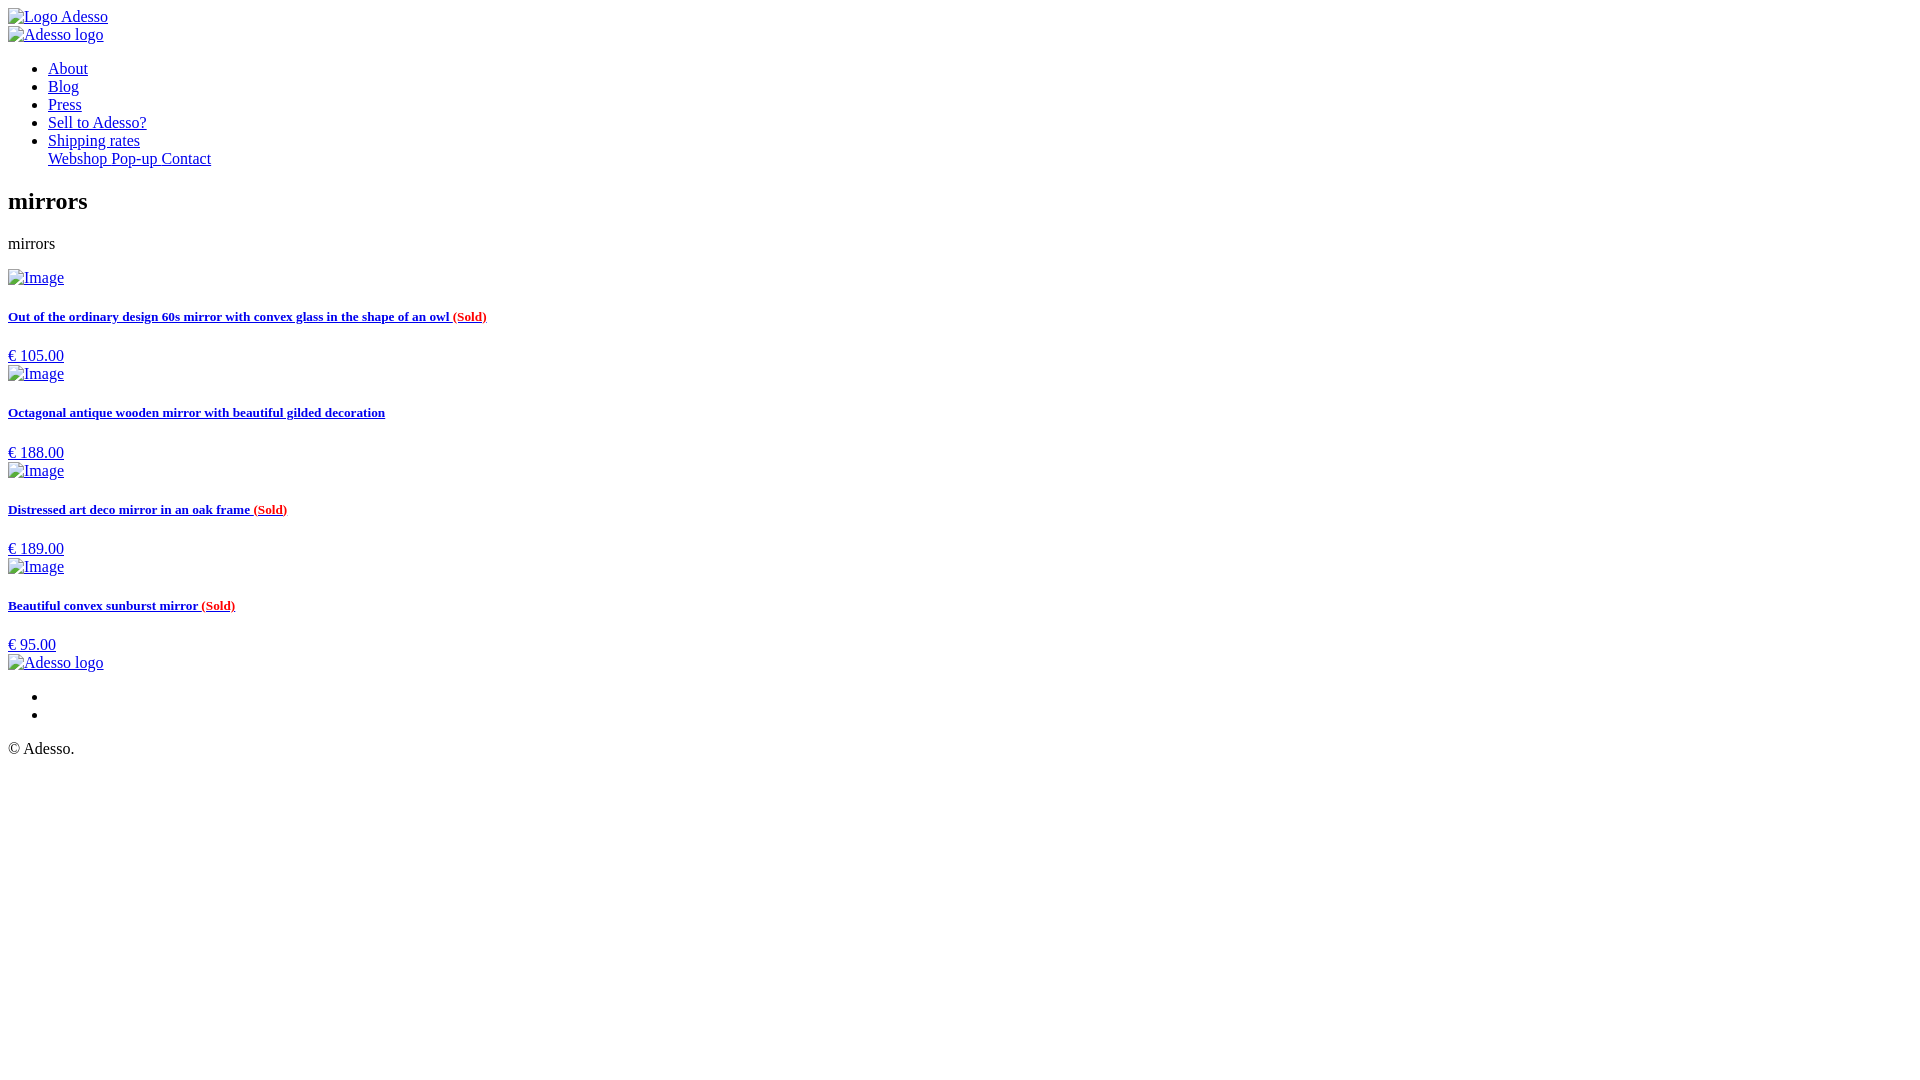  Describe the element at coordinates (65, 104) in the screenshot. I see `'Press'` at that location.